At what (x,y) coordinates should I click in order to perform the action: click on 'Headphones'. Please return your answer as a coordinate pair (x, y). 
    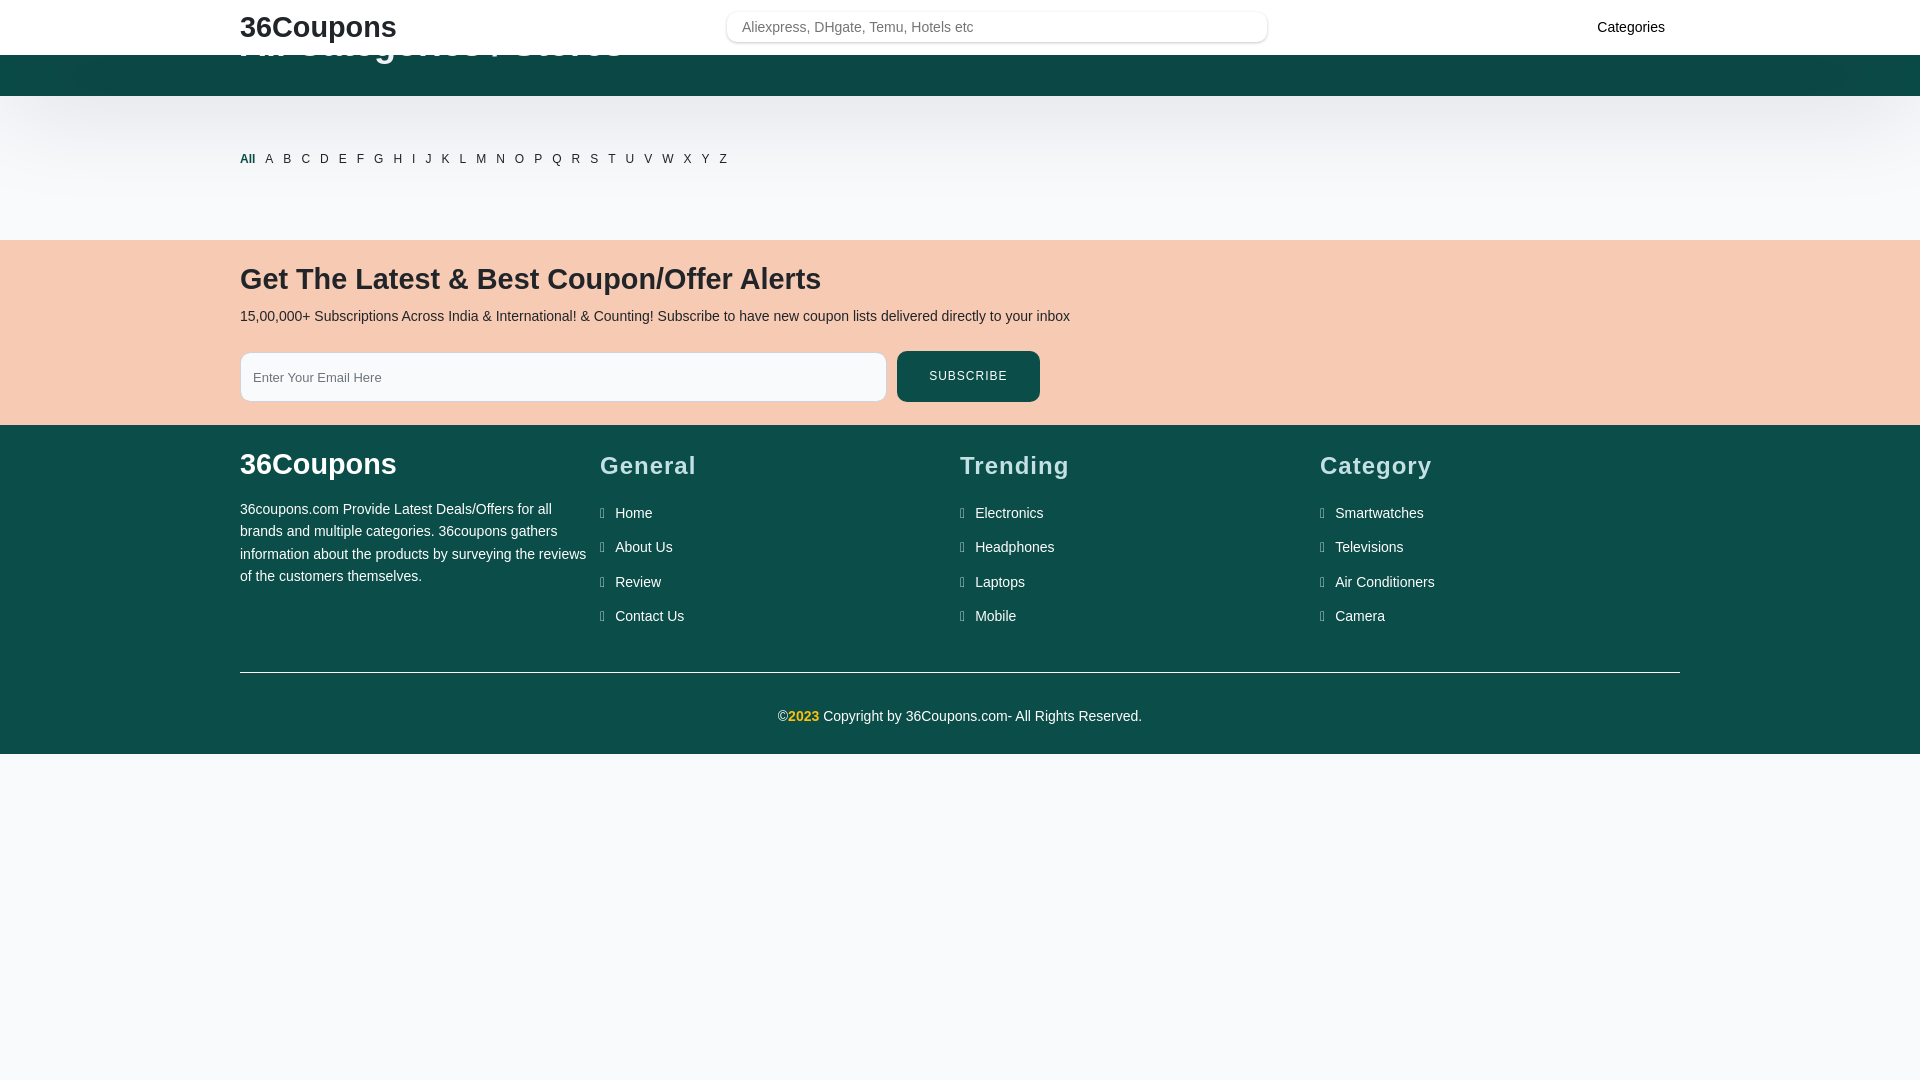
    Looking at the image, I should click on (1014, 547).